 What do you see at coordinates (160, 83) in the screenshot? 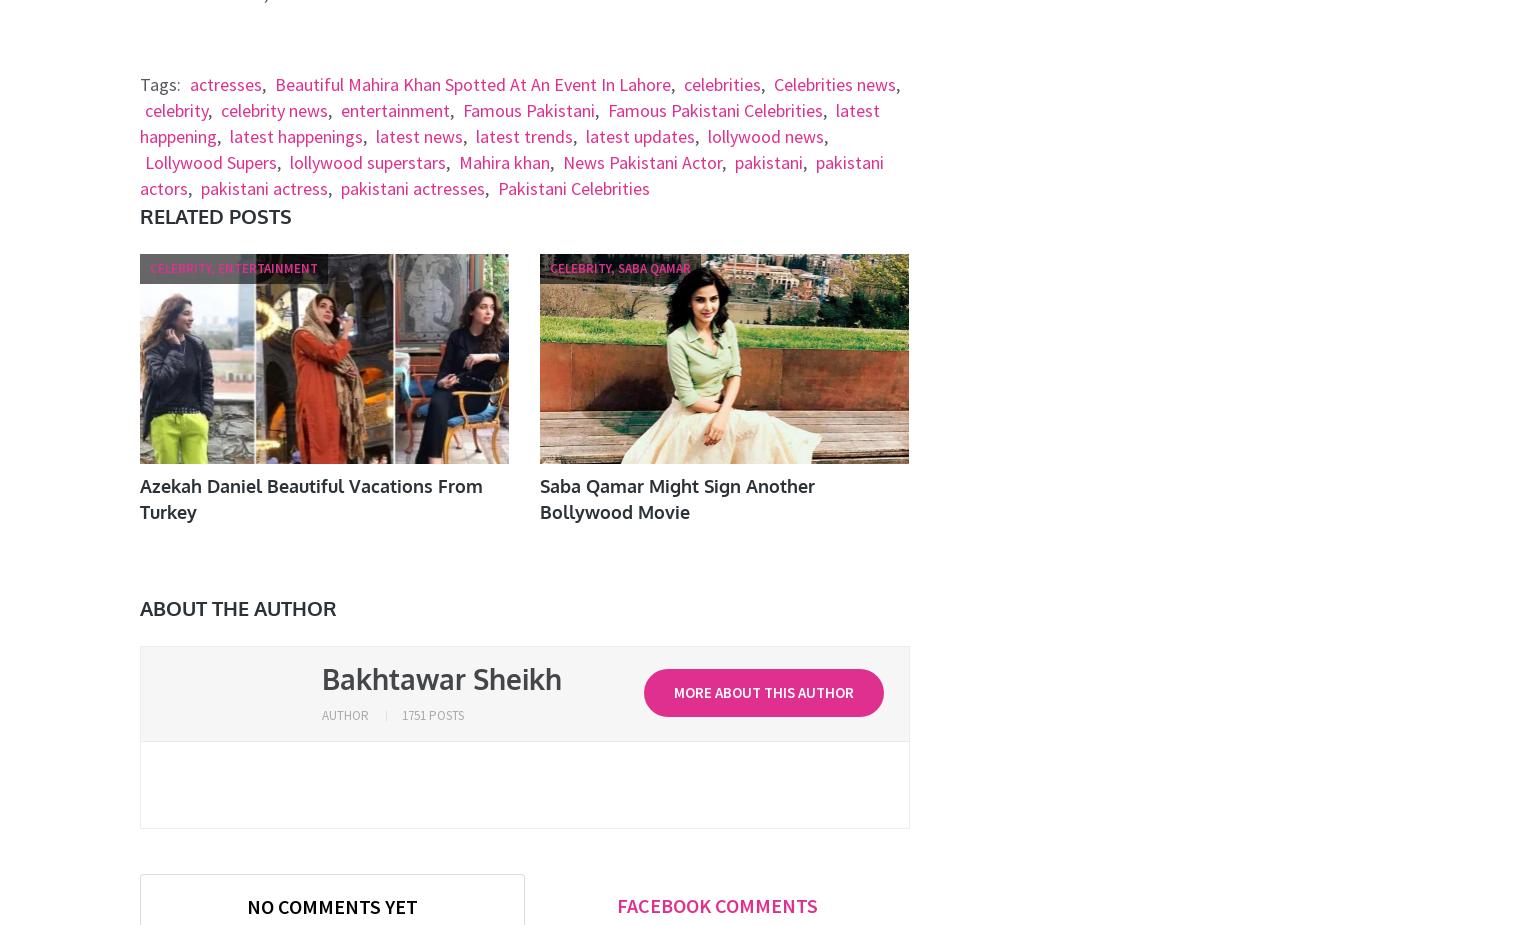
I see `'Tags:'` at bounding box center [160, 83].